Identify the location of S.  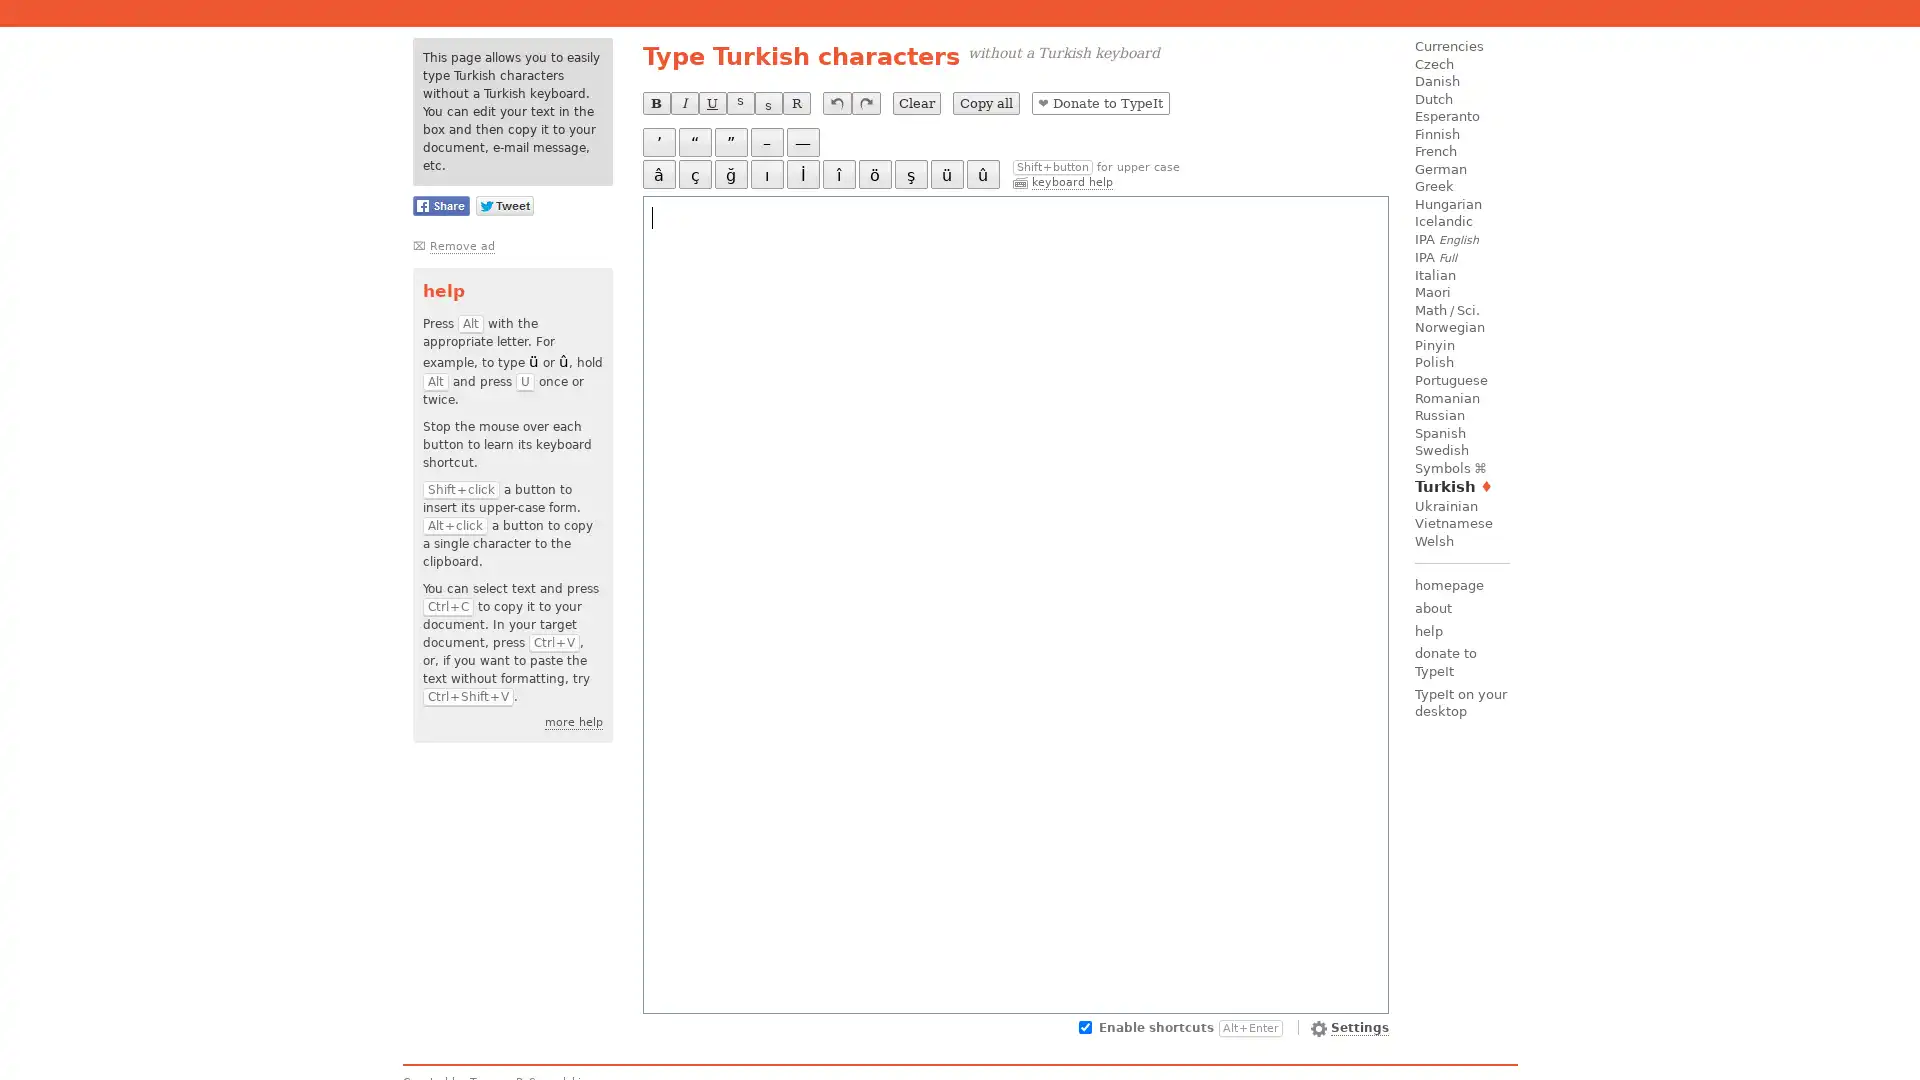
(738, 103).